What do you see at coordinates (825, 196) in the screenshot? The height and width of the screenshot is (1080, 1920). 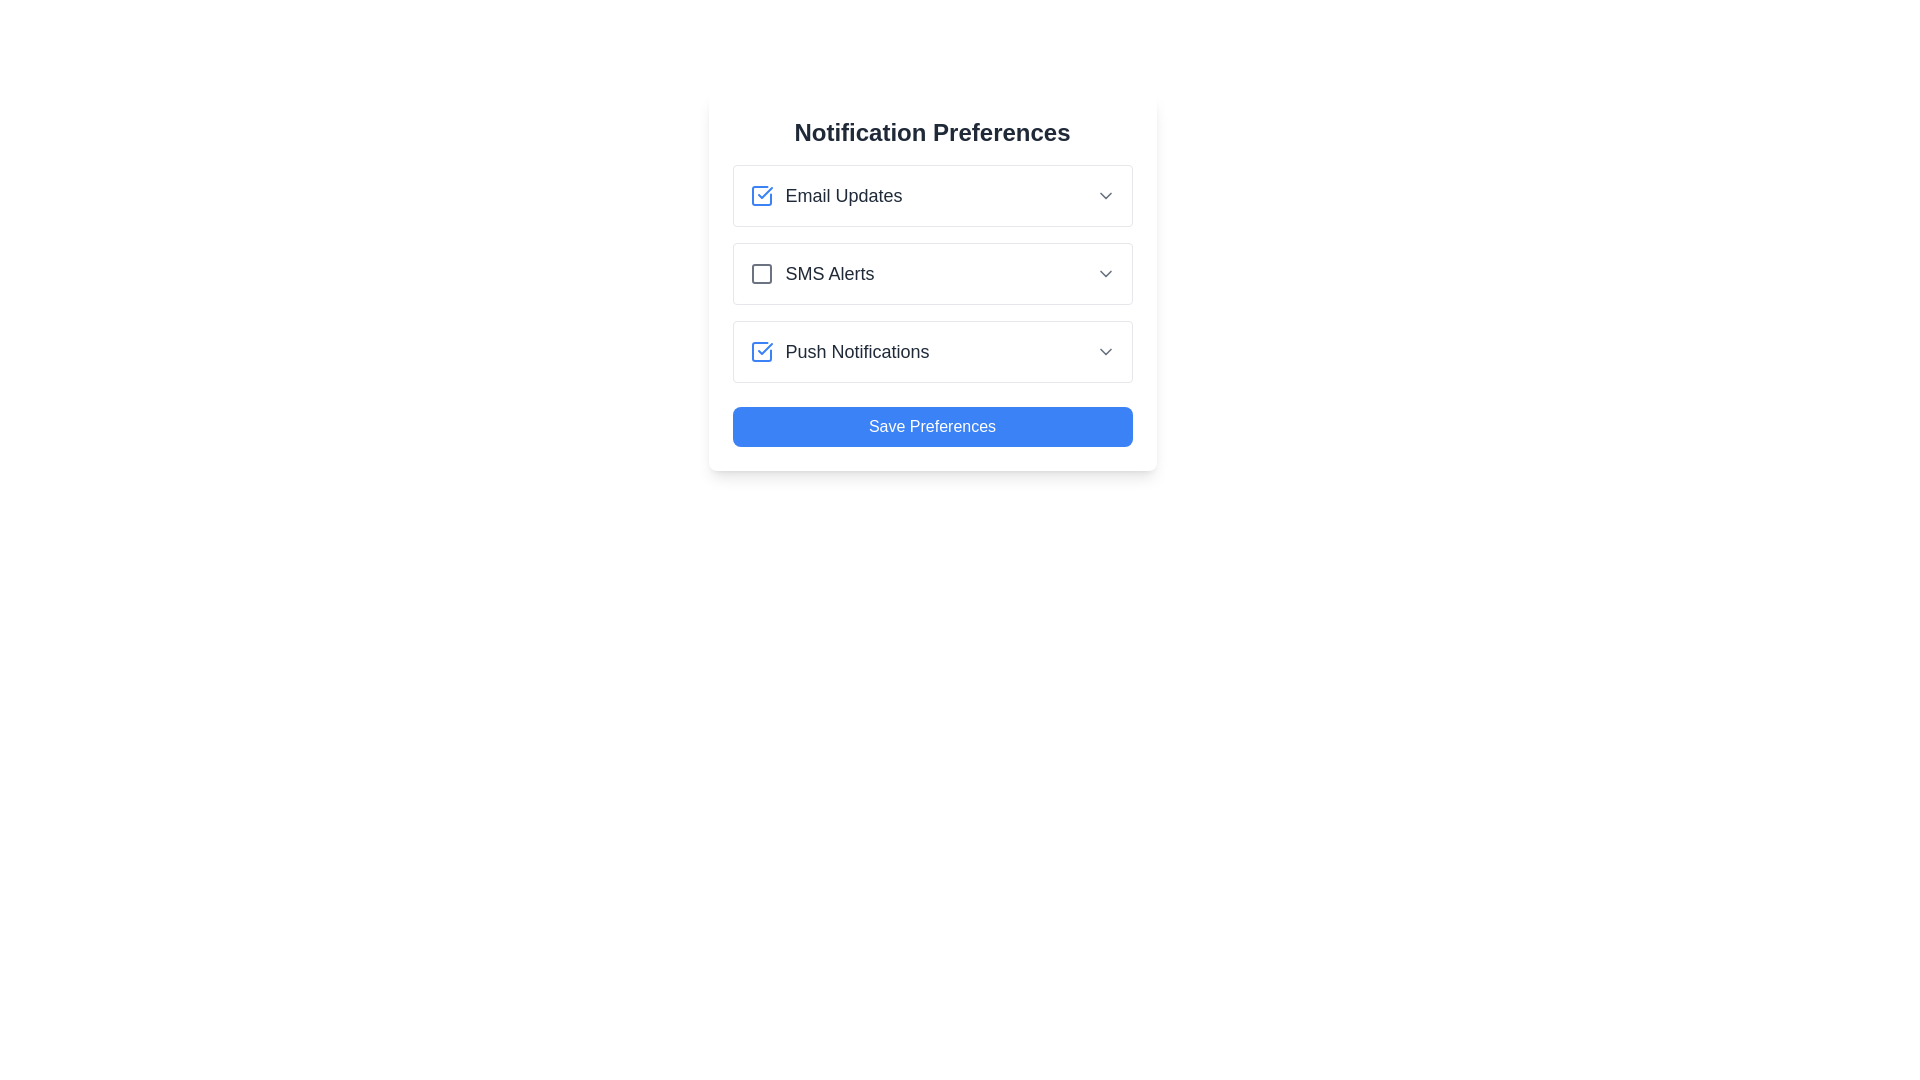 I see `the checkbox labeled 'Email Updates'` at bounding box center [825, 196].